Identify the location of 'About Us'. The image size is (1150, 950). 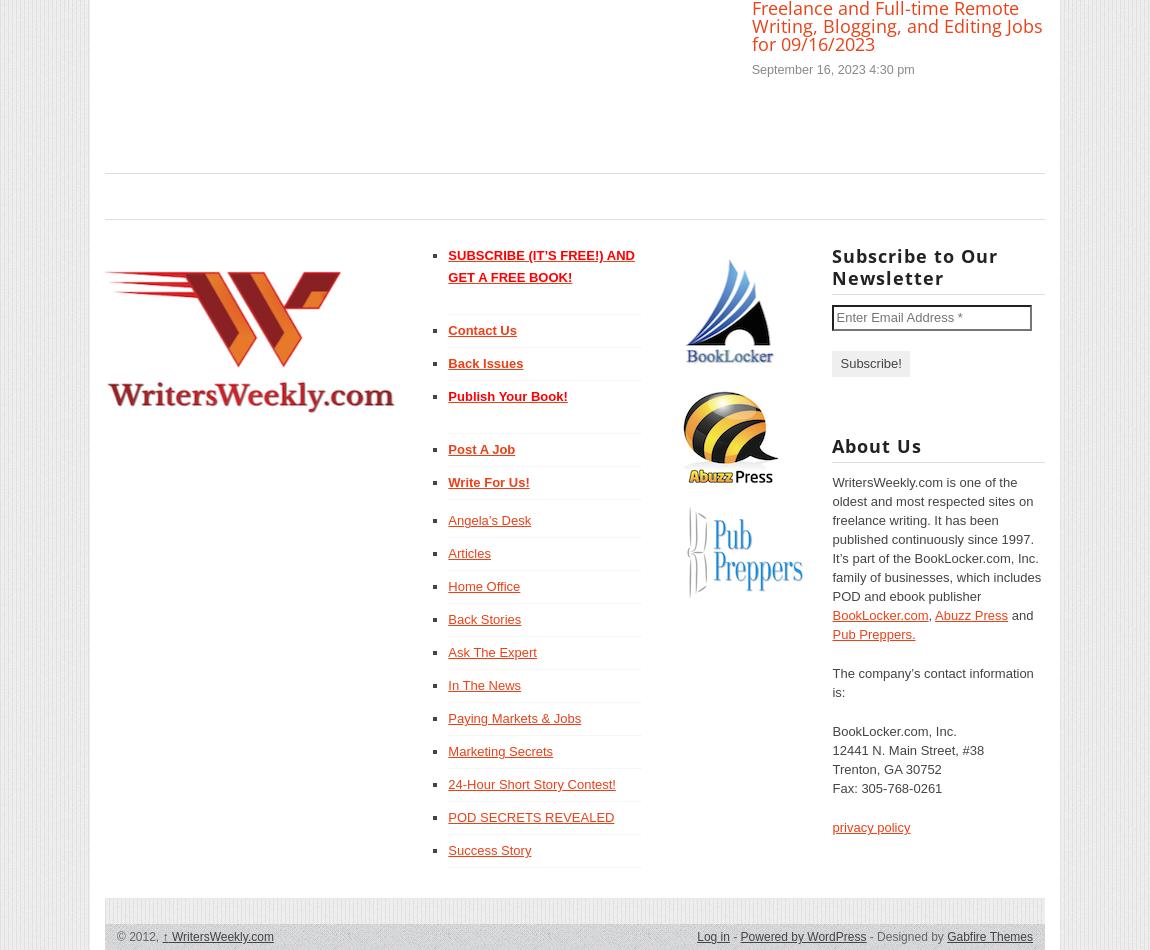
(876, 445).